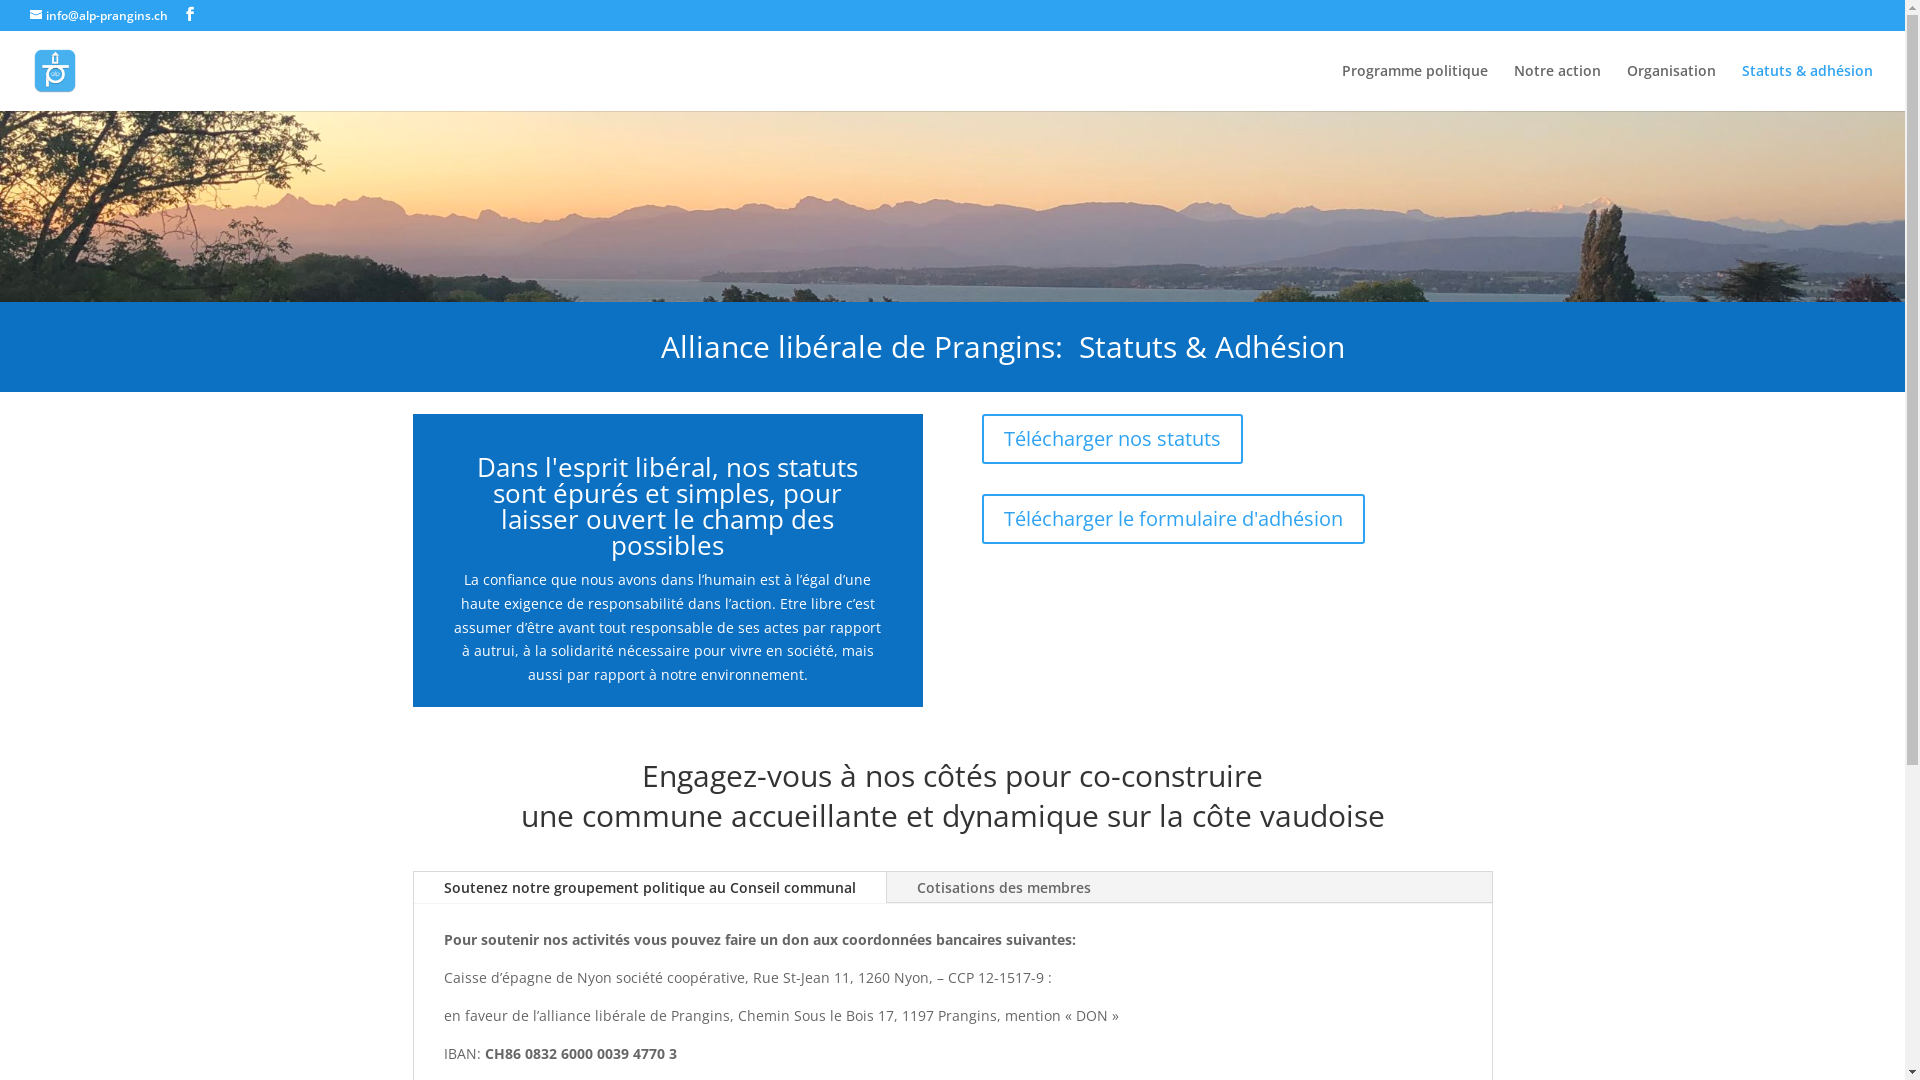 This screenshot has width=1920, height=1080. Describe the element at coordinates (649, 886) in the screenshot. I see `'Soutenez notre groupement politique au Conseil communal'` at that location.